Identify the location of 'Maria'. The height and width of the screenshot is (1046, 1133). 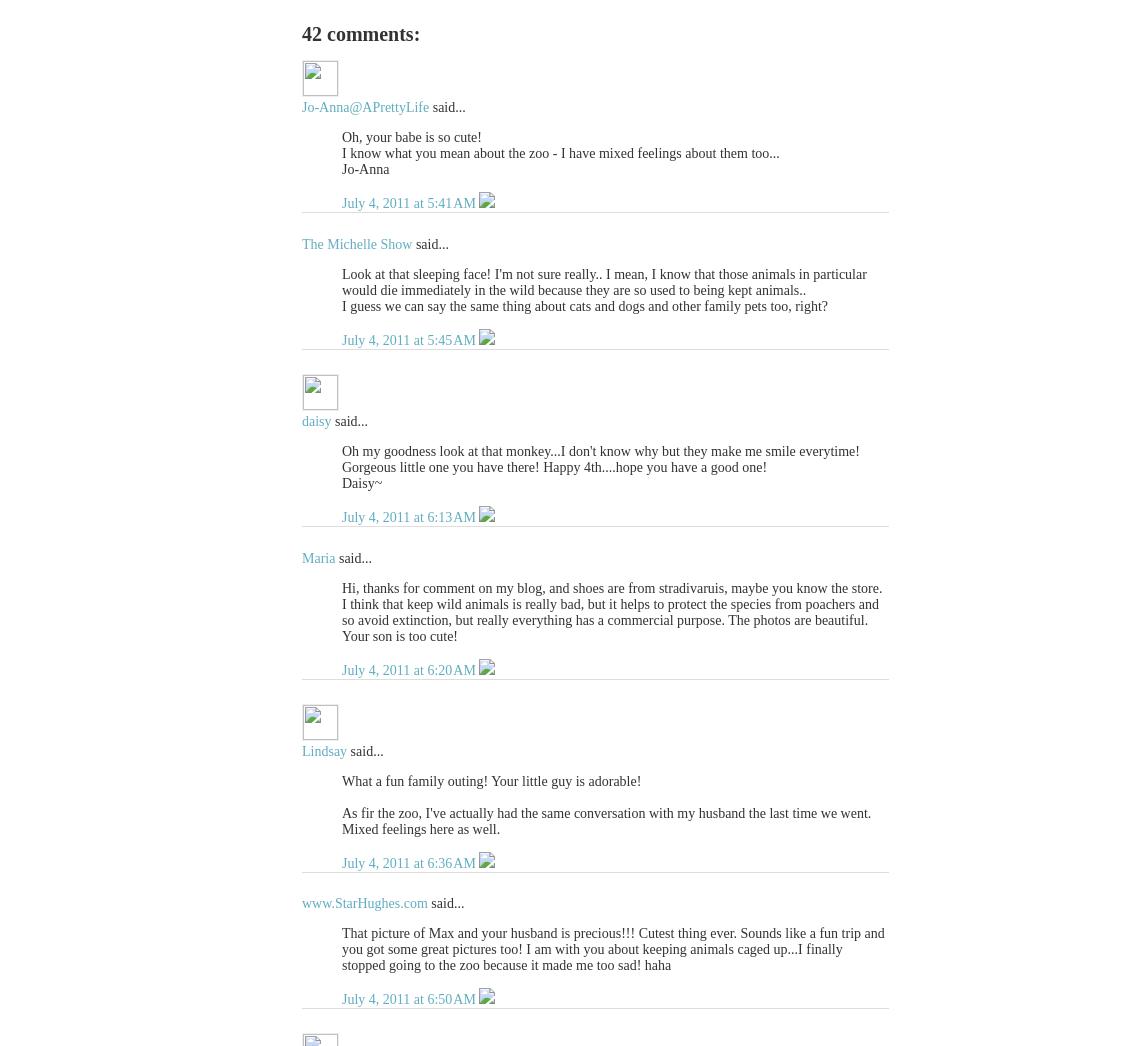
(318, 556).